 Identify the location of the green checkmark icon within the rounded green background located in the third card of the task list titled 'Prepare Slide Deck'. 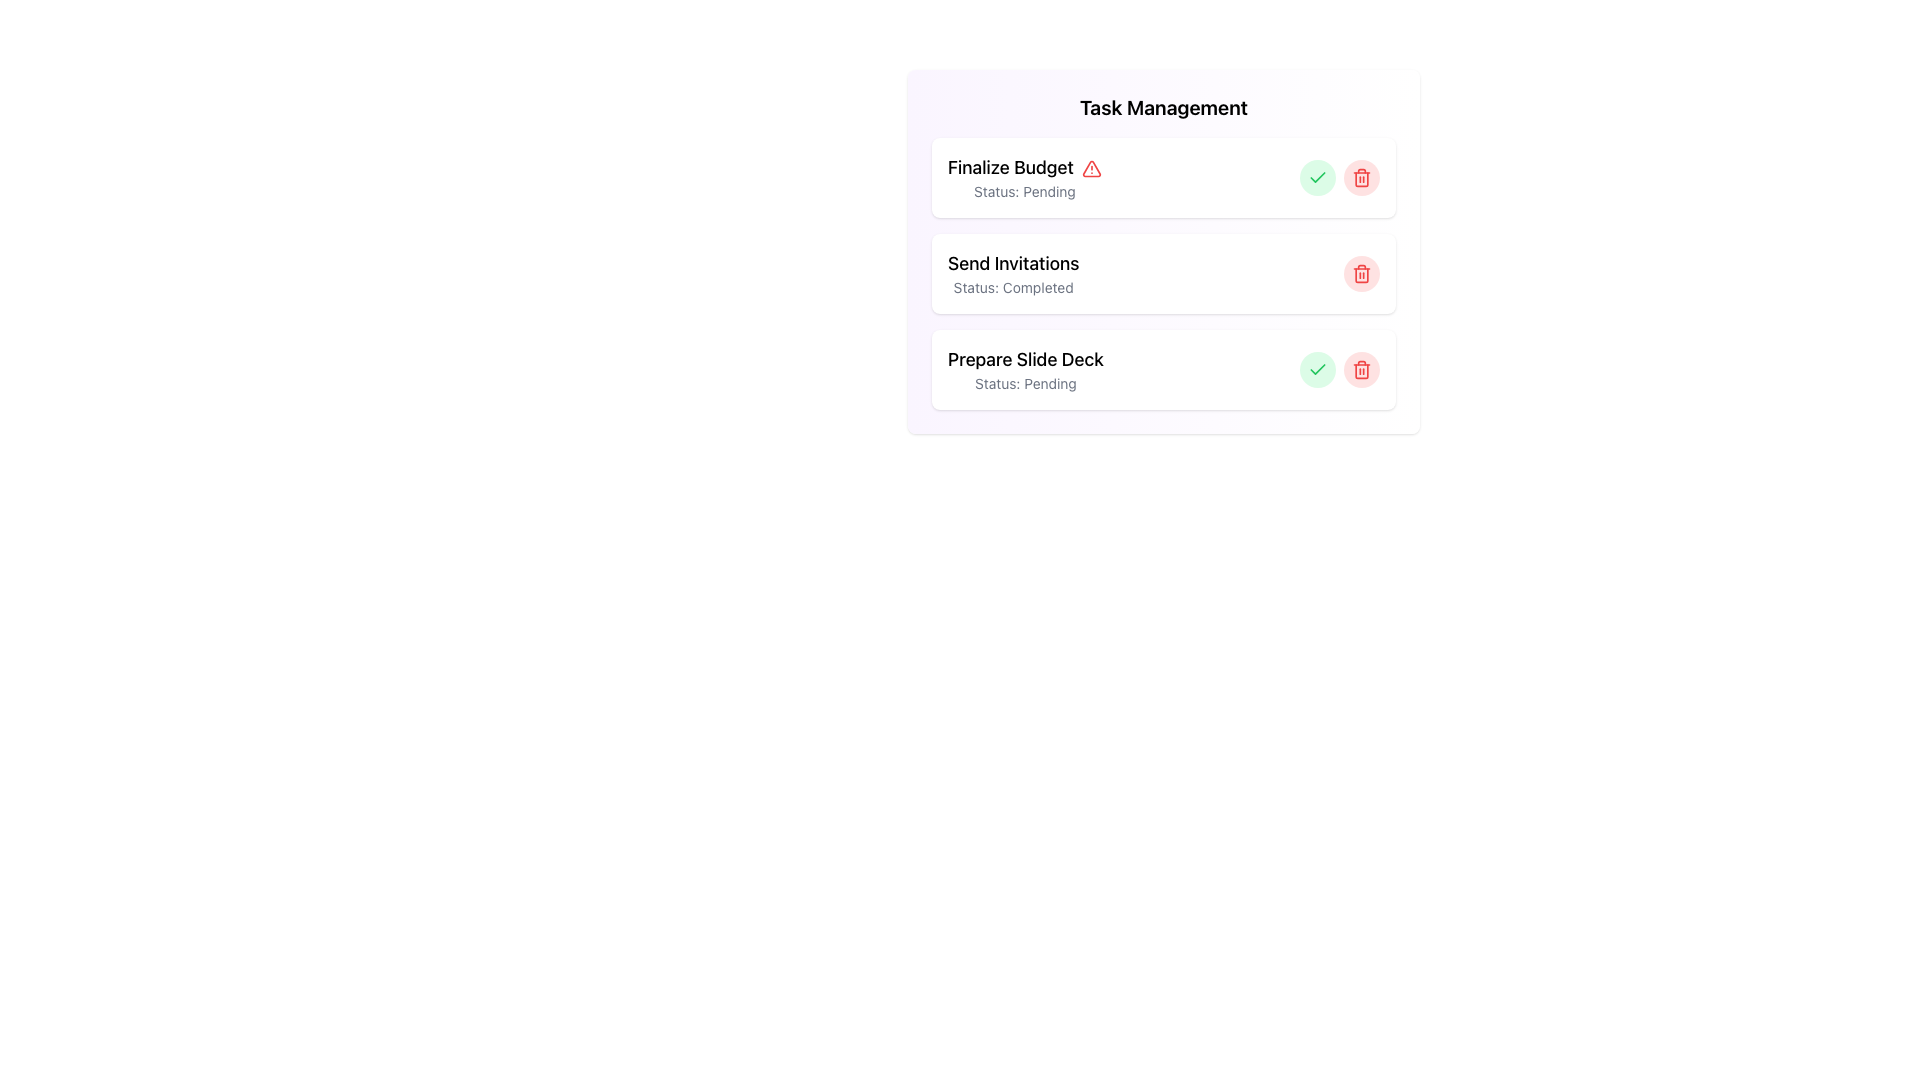
(1318, 176).